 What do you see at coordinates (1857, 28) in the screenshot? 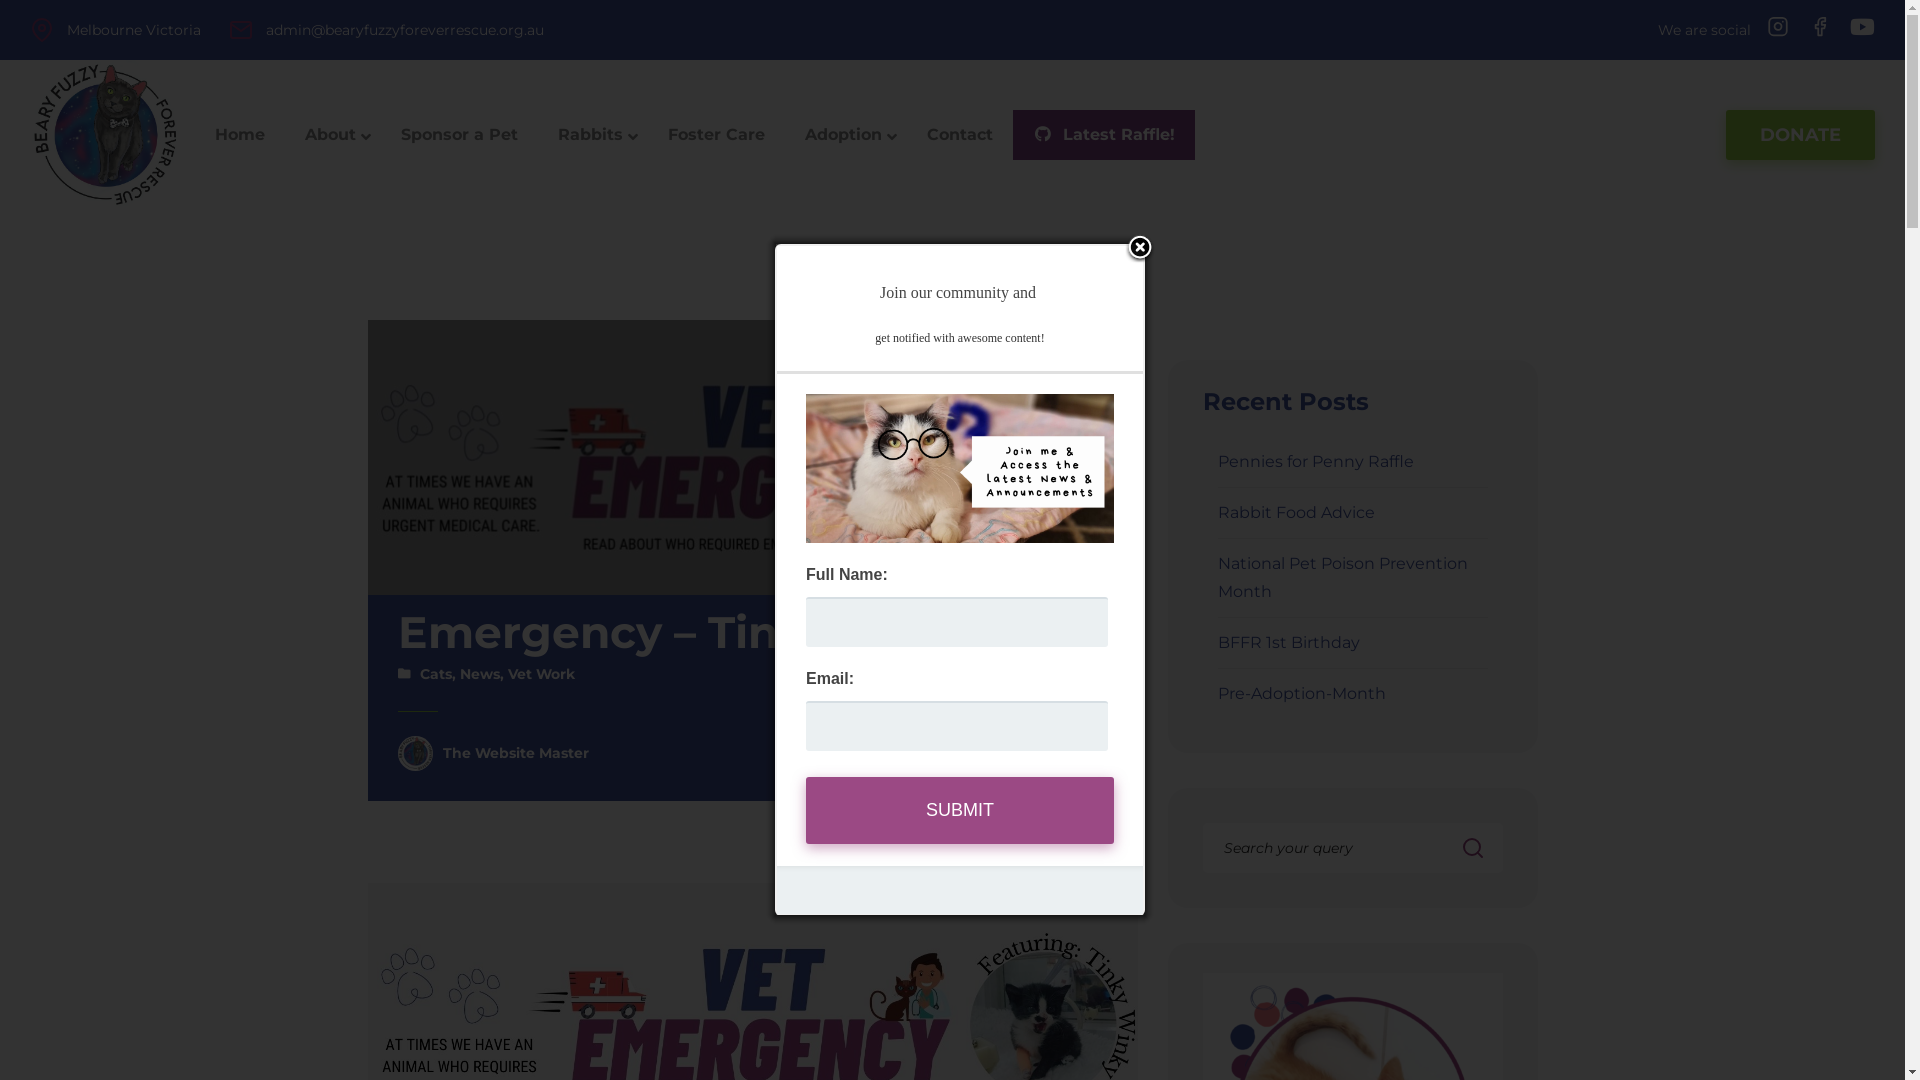
I see `'Youtube'` at bounding box center [1857, 28].